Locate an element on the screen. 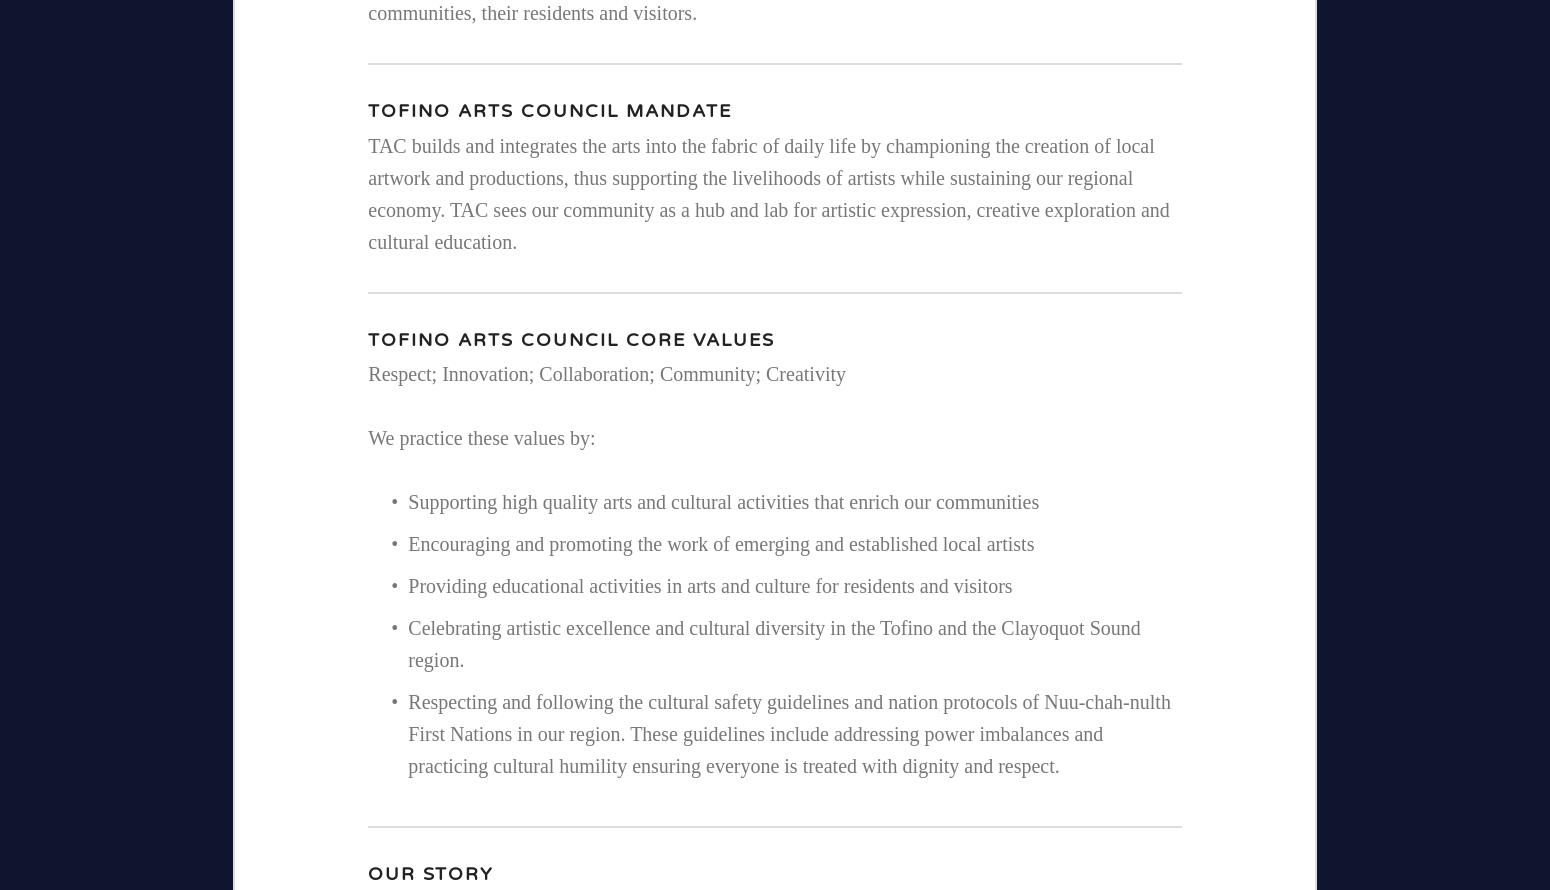 Image resolution: width=1550 pixels, height=890 pixels. 'Tofino Arts Council CORE VALUES' is located at coordinates (366, 339).